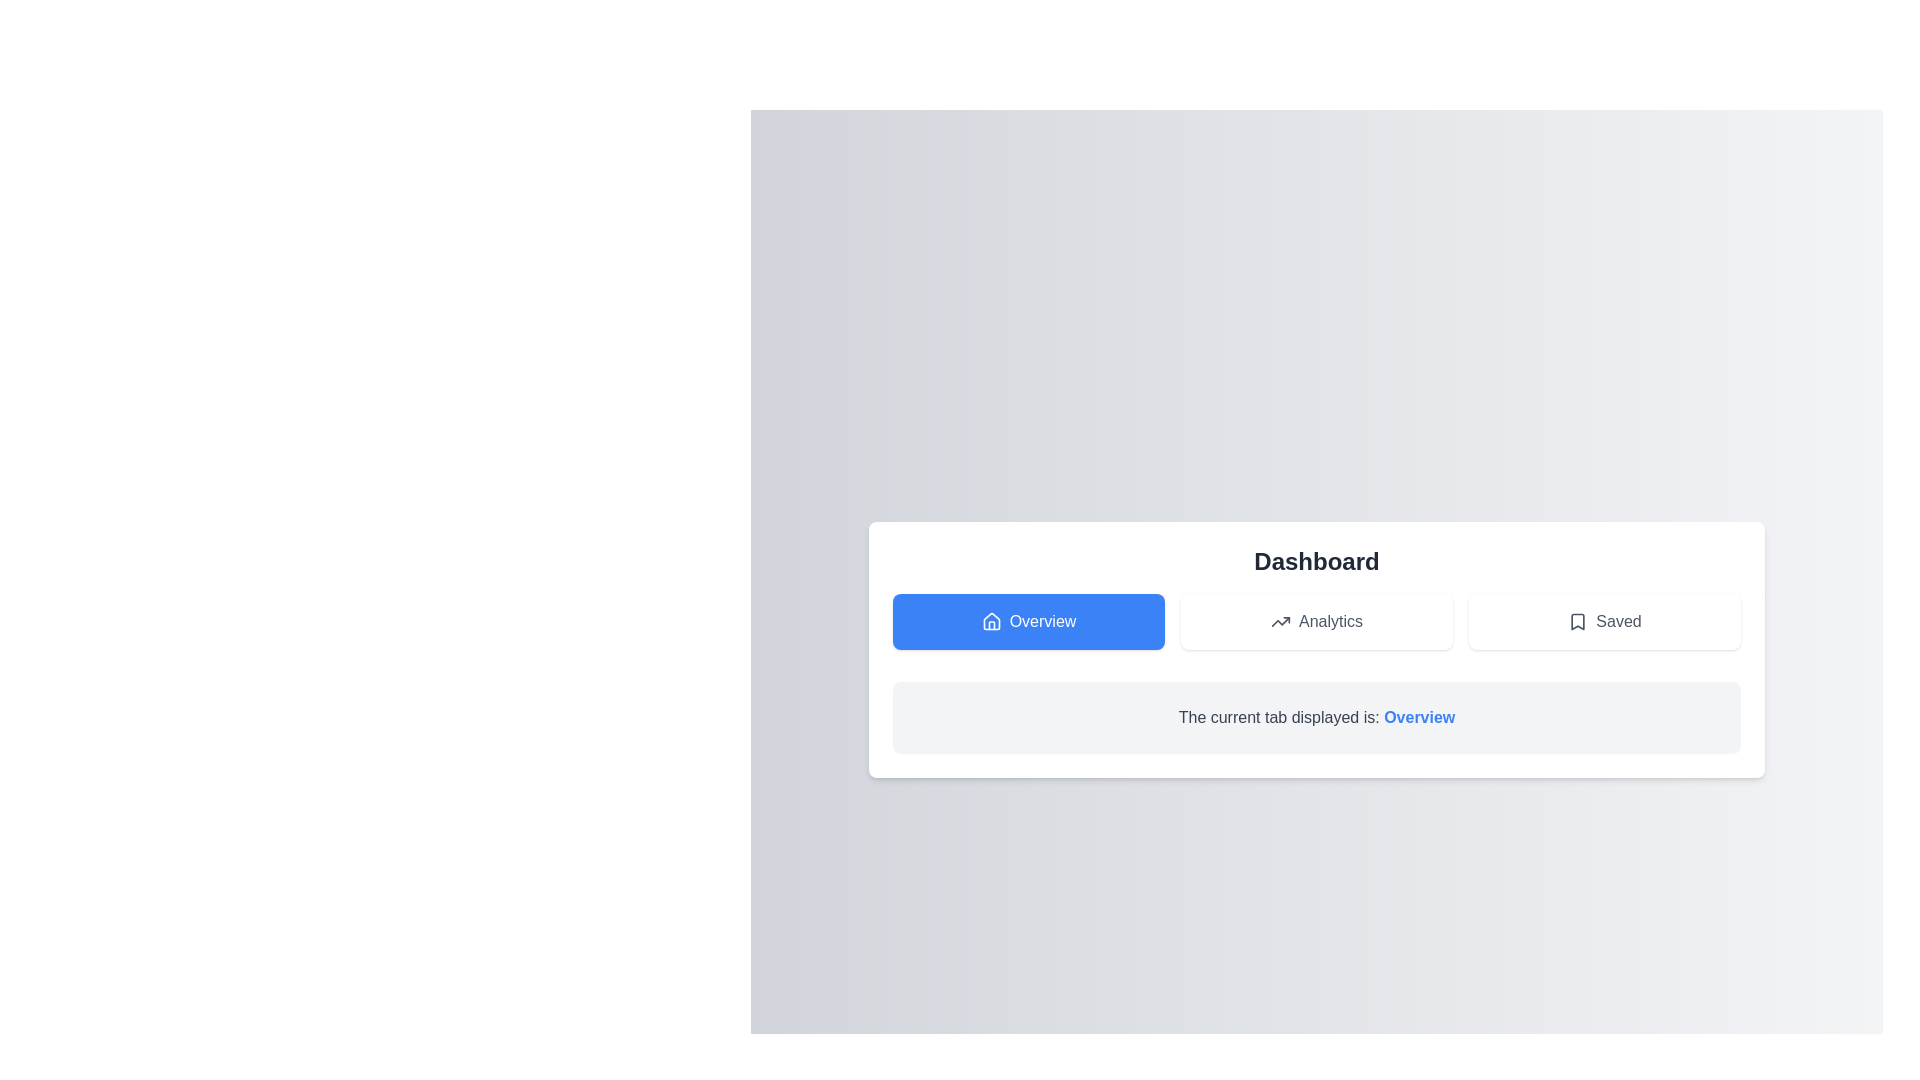 The height and width of the screenshot is (1080, 1920). What do you see at coordinates (1316, 620) in the screenshot?
I see `the 'Analytics' button, which is a rectangular button with a white background and an upward trending arrow icon on the left` at bounding box center [1316, 620].